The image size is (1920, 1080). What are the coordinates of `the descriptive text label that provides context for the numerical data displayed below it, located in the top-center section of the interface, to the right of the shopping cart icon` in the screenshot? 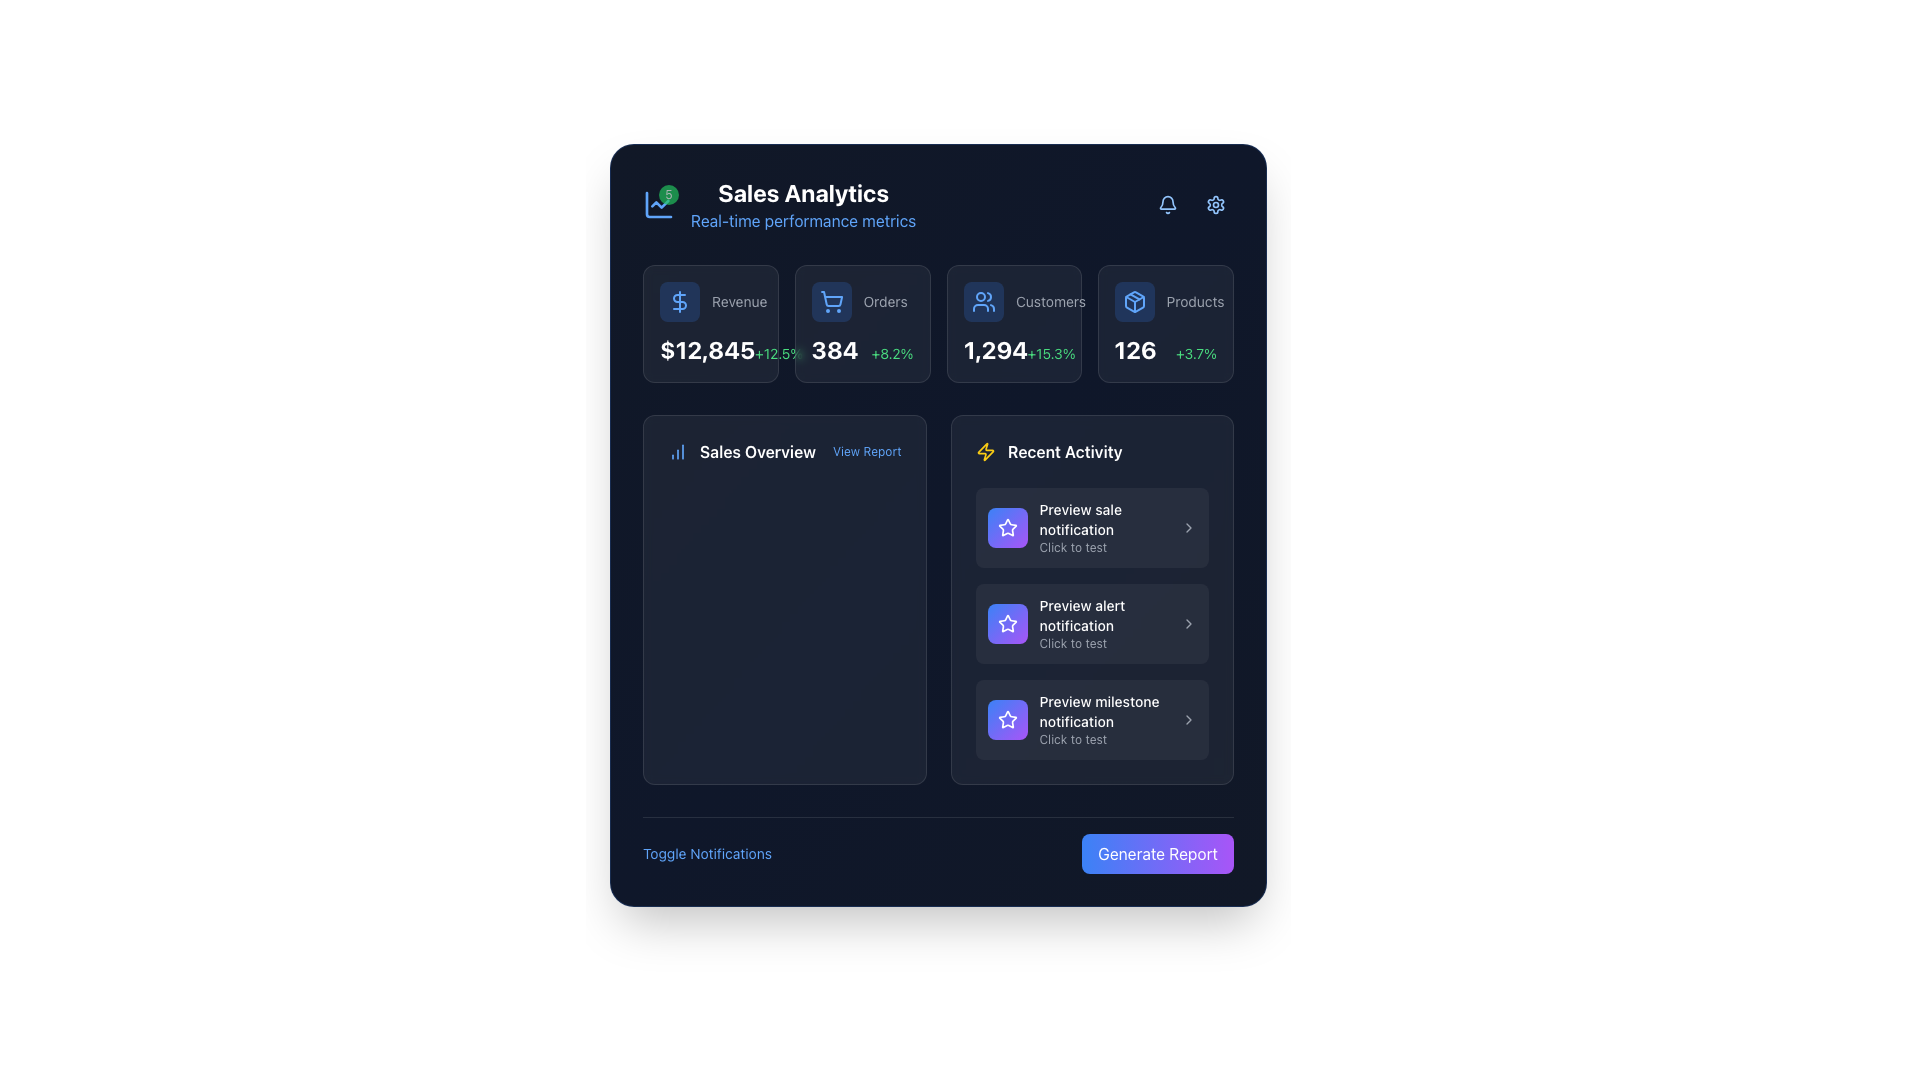 It's located at (884, 301).